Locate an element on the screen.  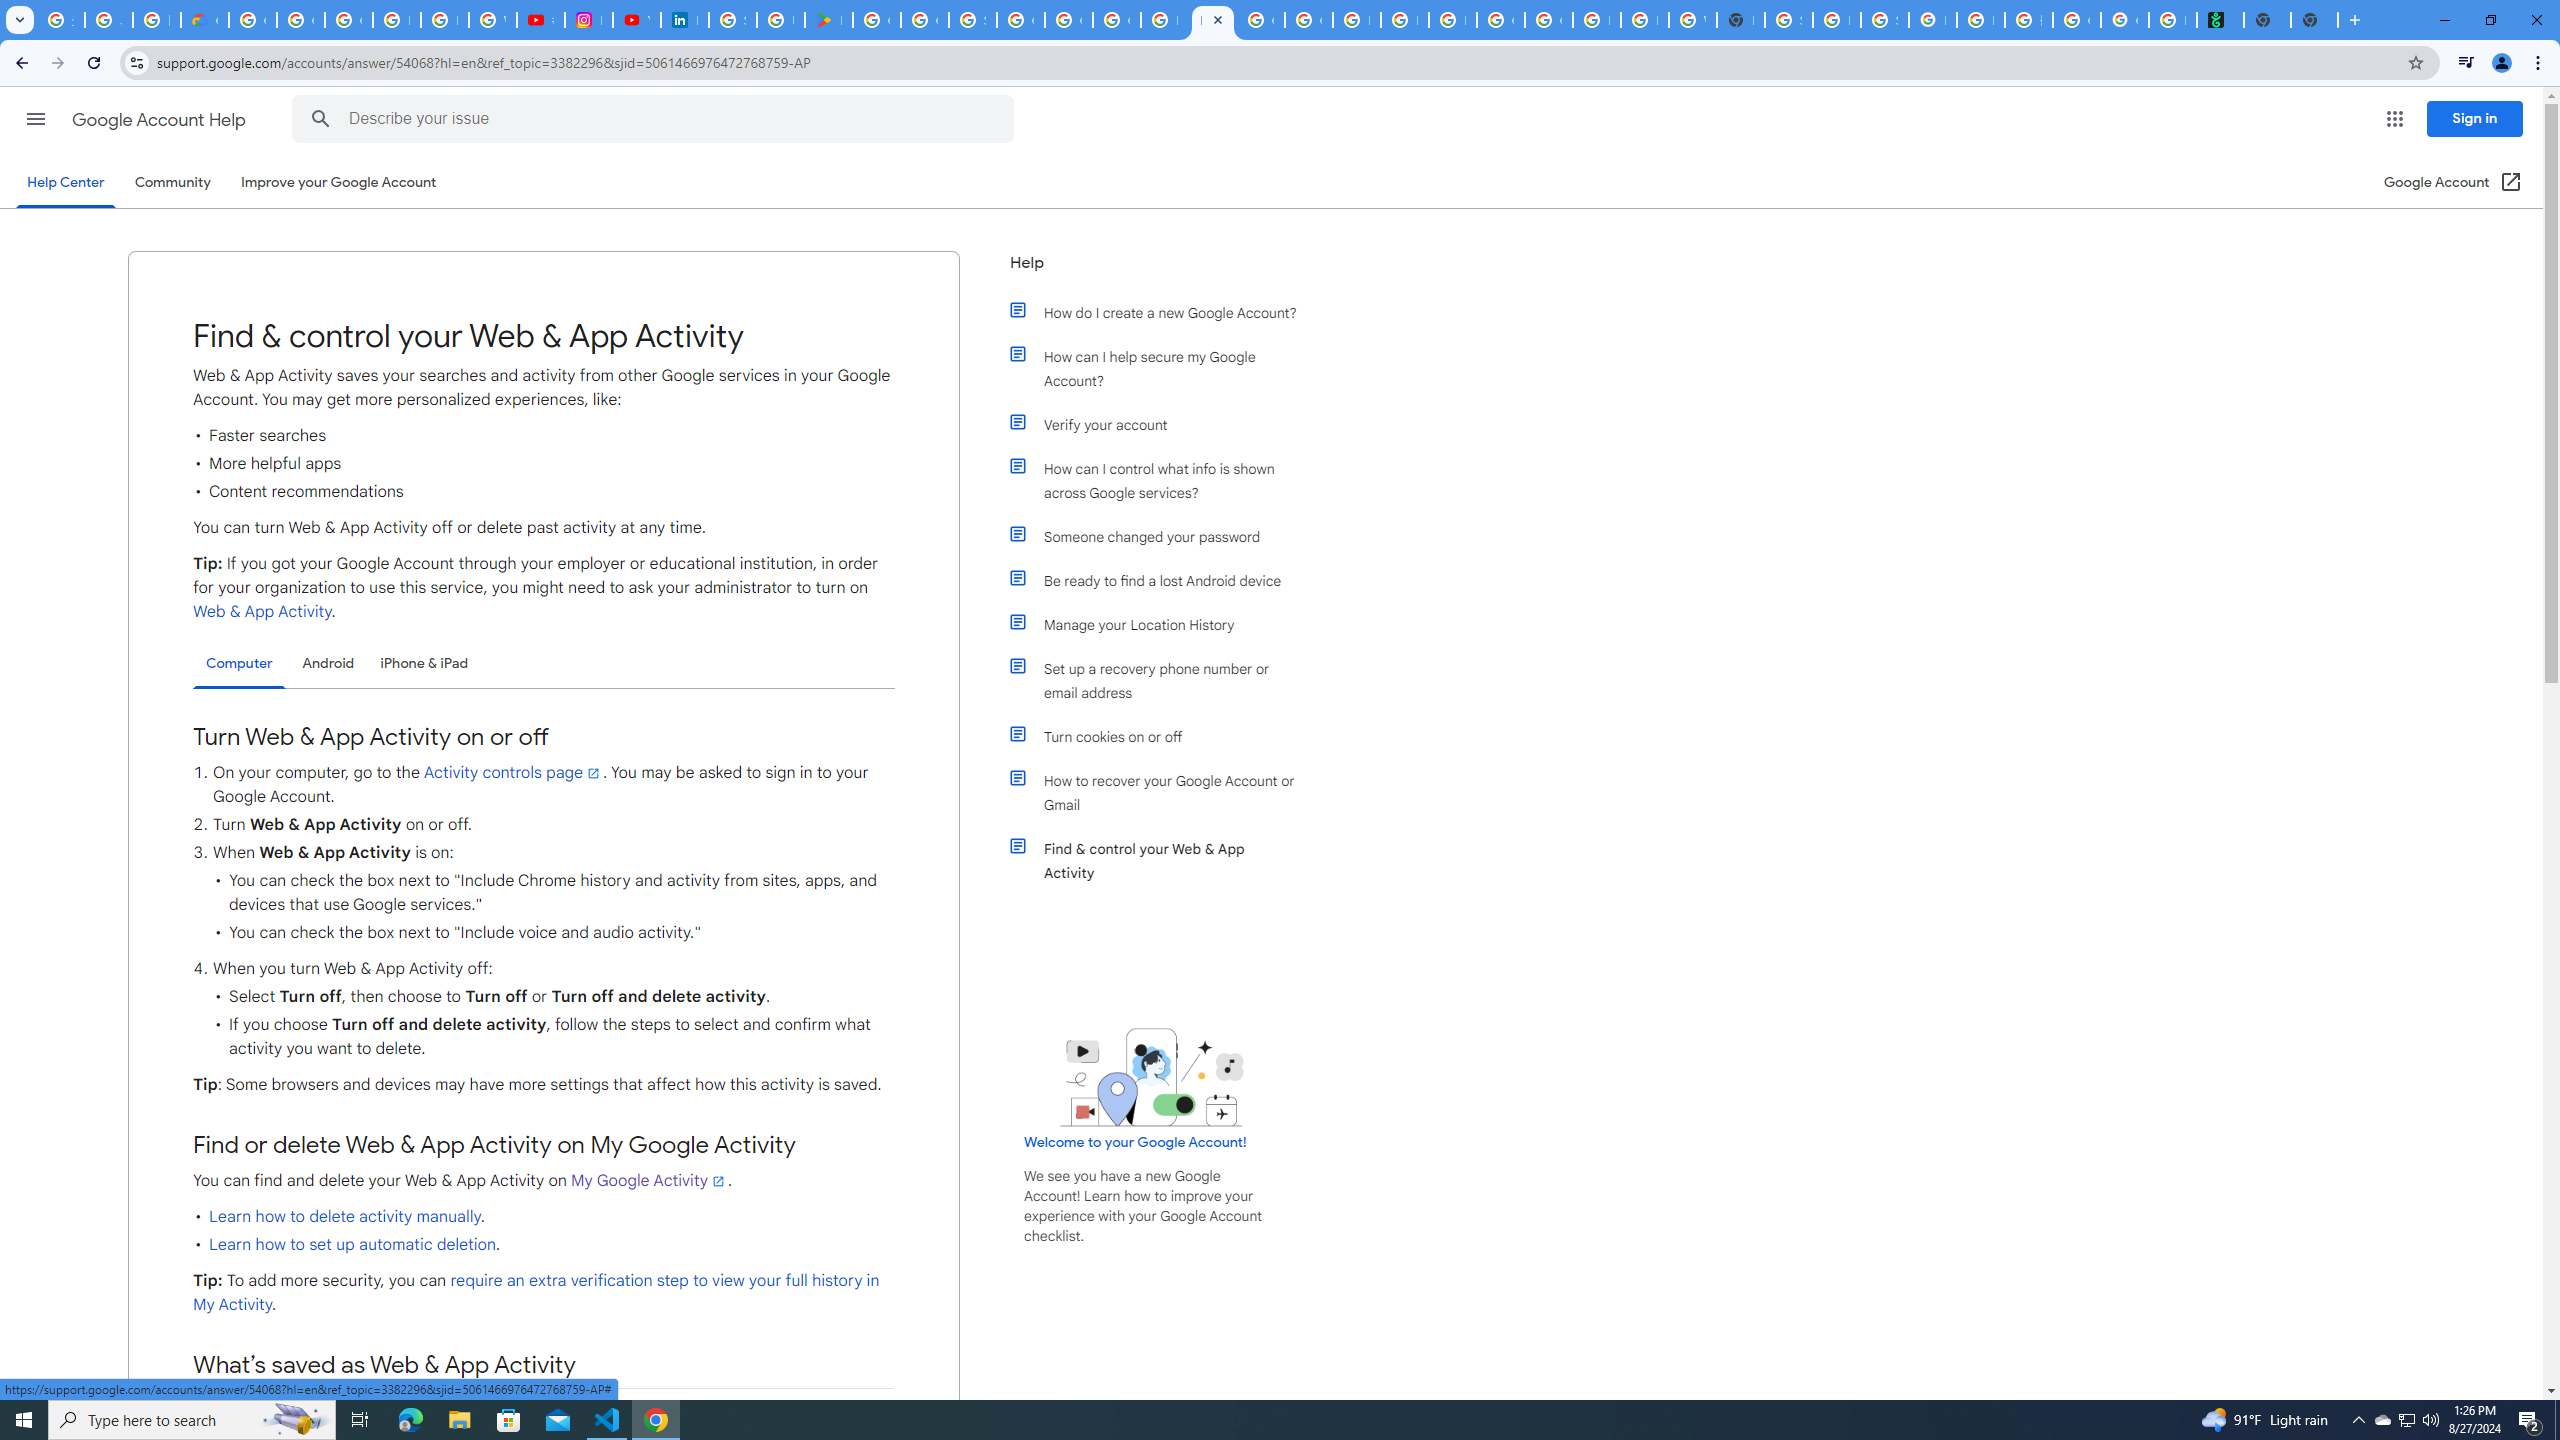
'My Google Activity' is located at coordinates (648, 1179).